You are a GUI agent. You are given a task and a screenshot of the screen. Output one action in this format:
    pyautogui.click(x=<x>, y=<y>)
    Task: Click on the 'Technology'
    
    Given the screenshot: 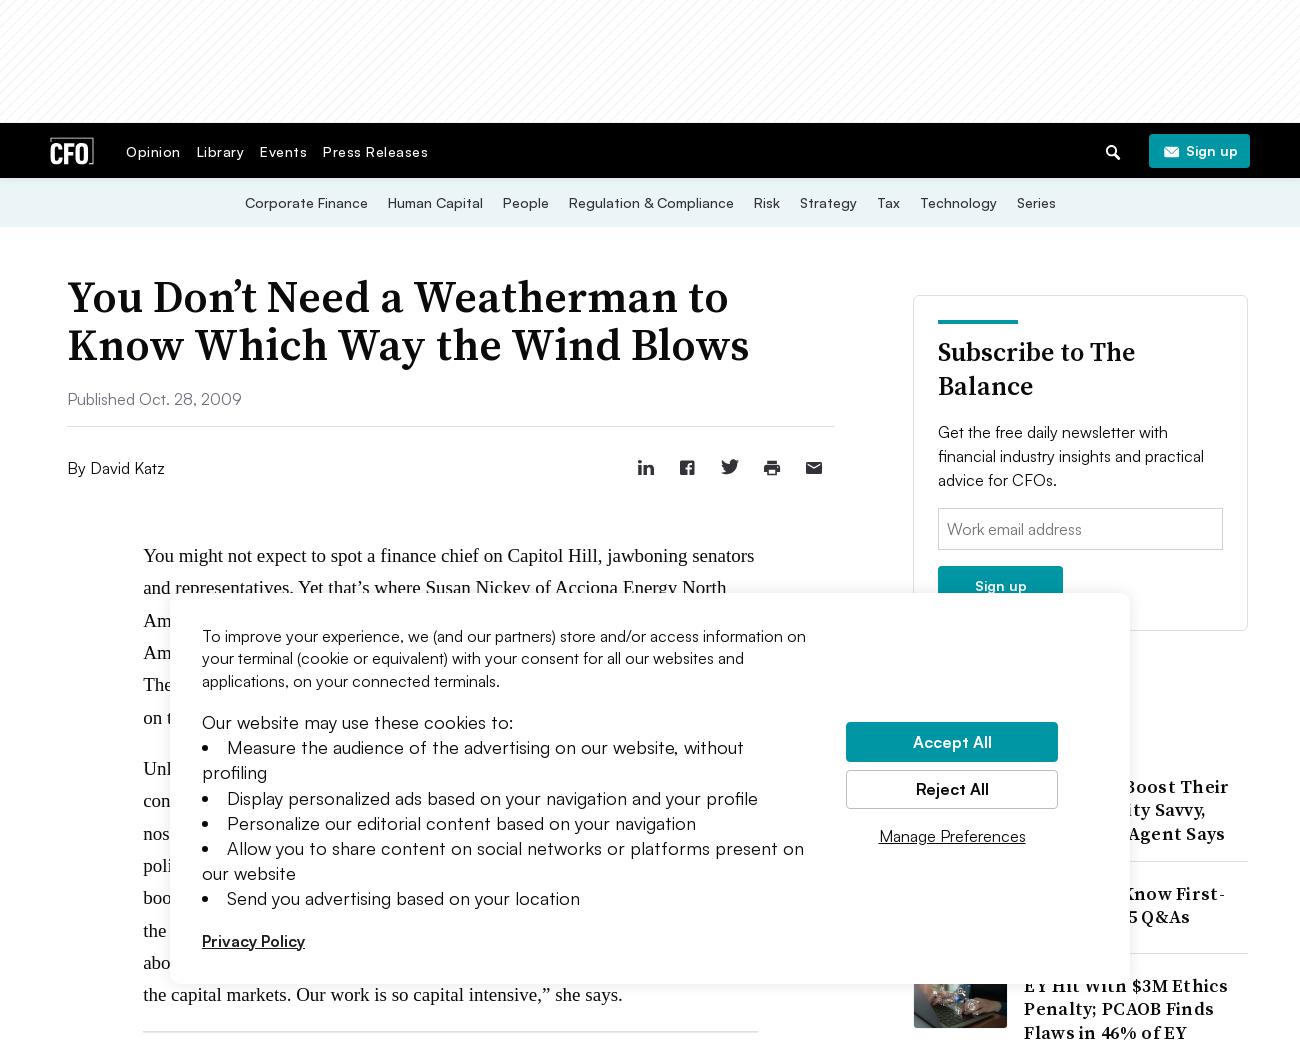 What is the action you would take?
    pyautogui.click(x=957, y=201)
    